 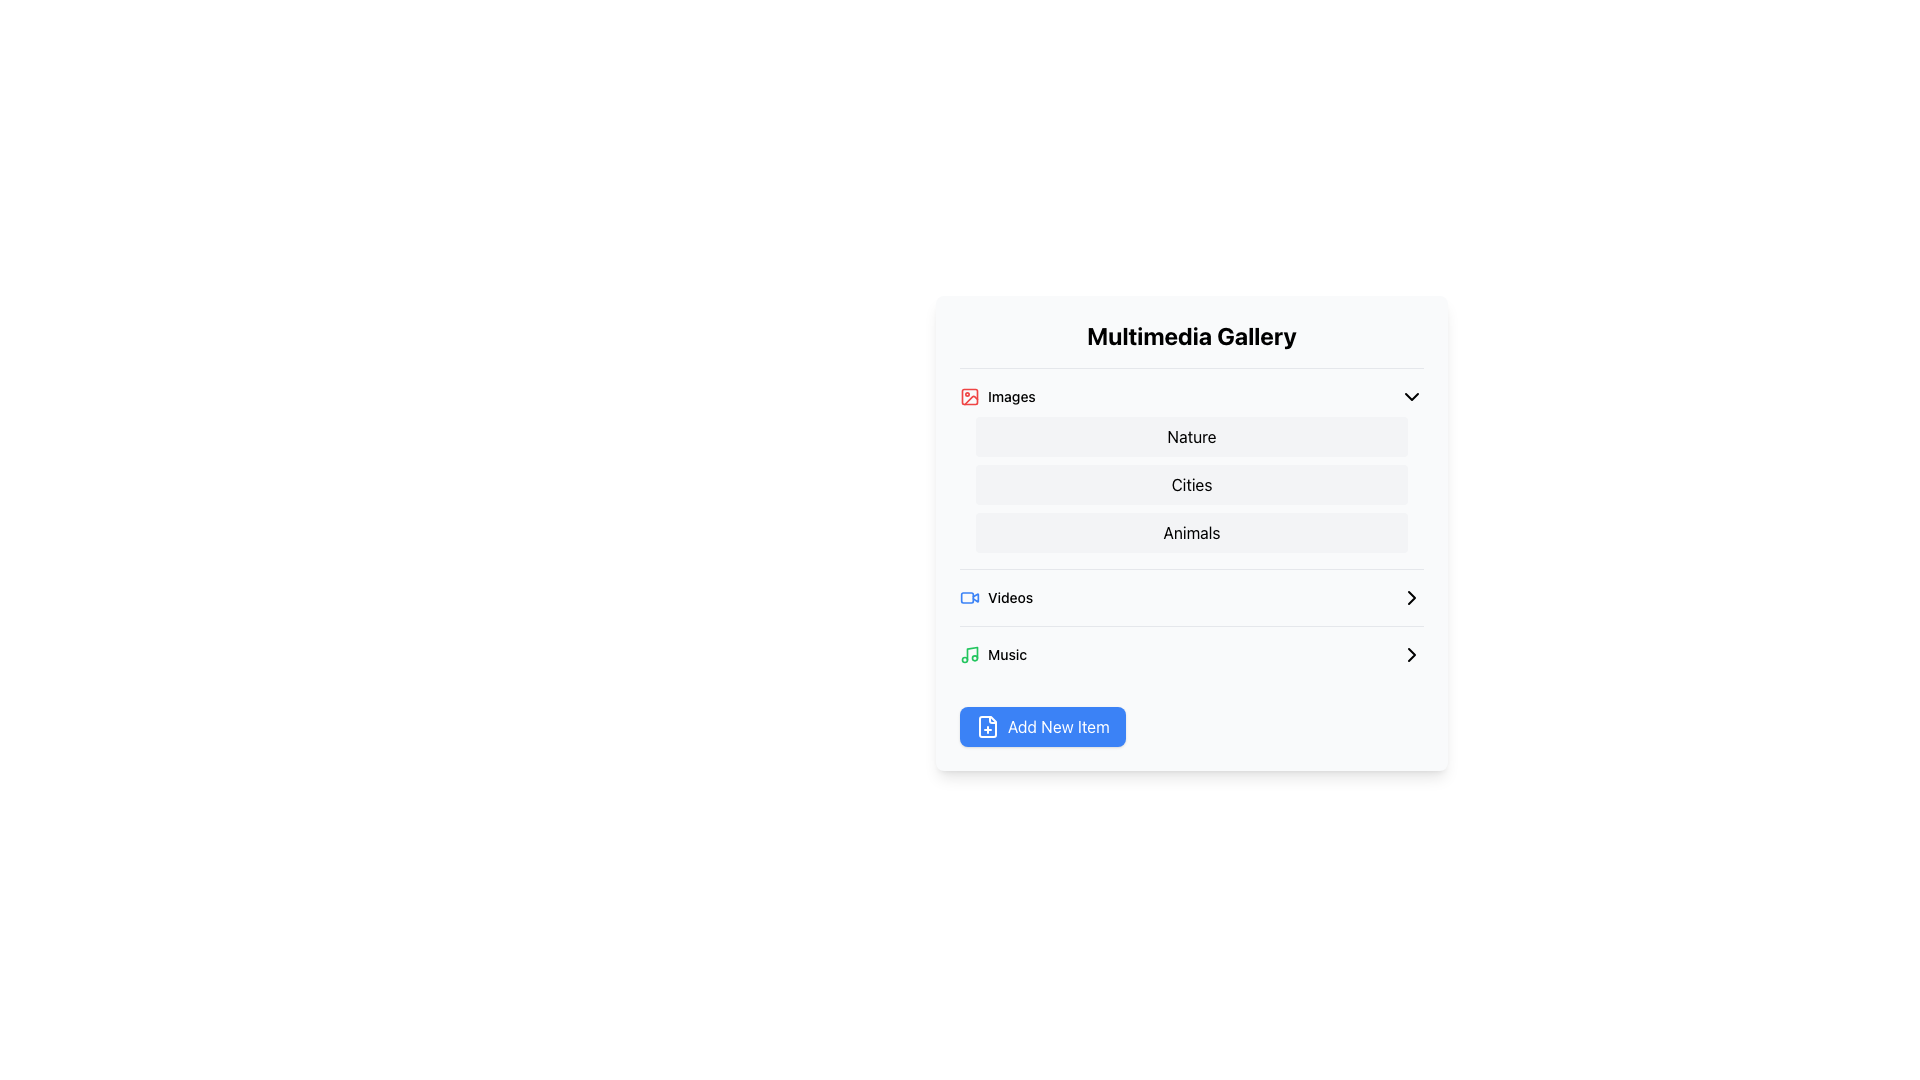 I want to click on the small square icon with rounded corners that has a red outlined box and an internal diagonal line, located in the 'Multimedia Gallery' section, so click(x=969, y=397).